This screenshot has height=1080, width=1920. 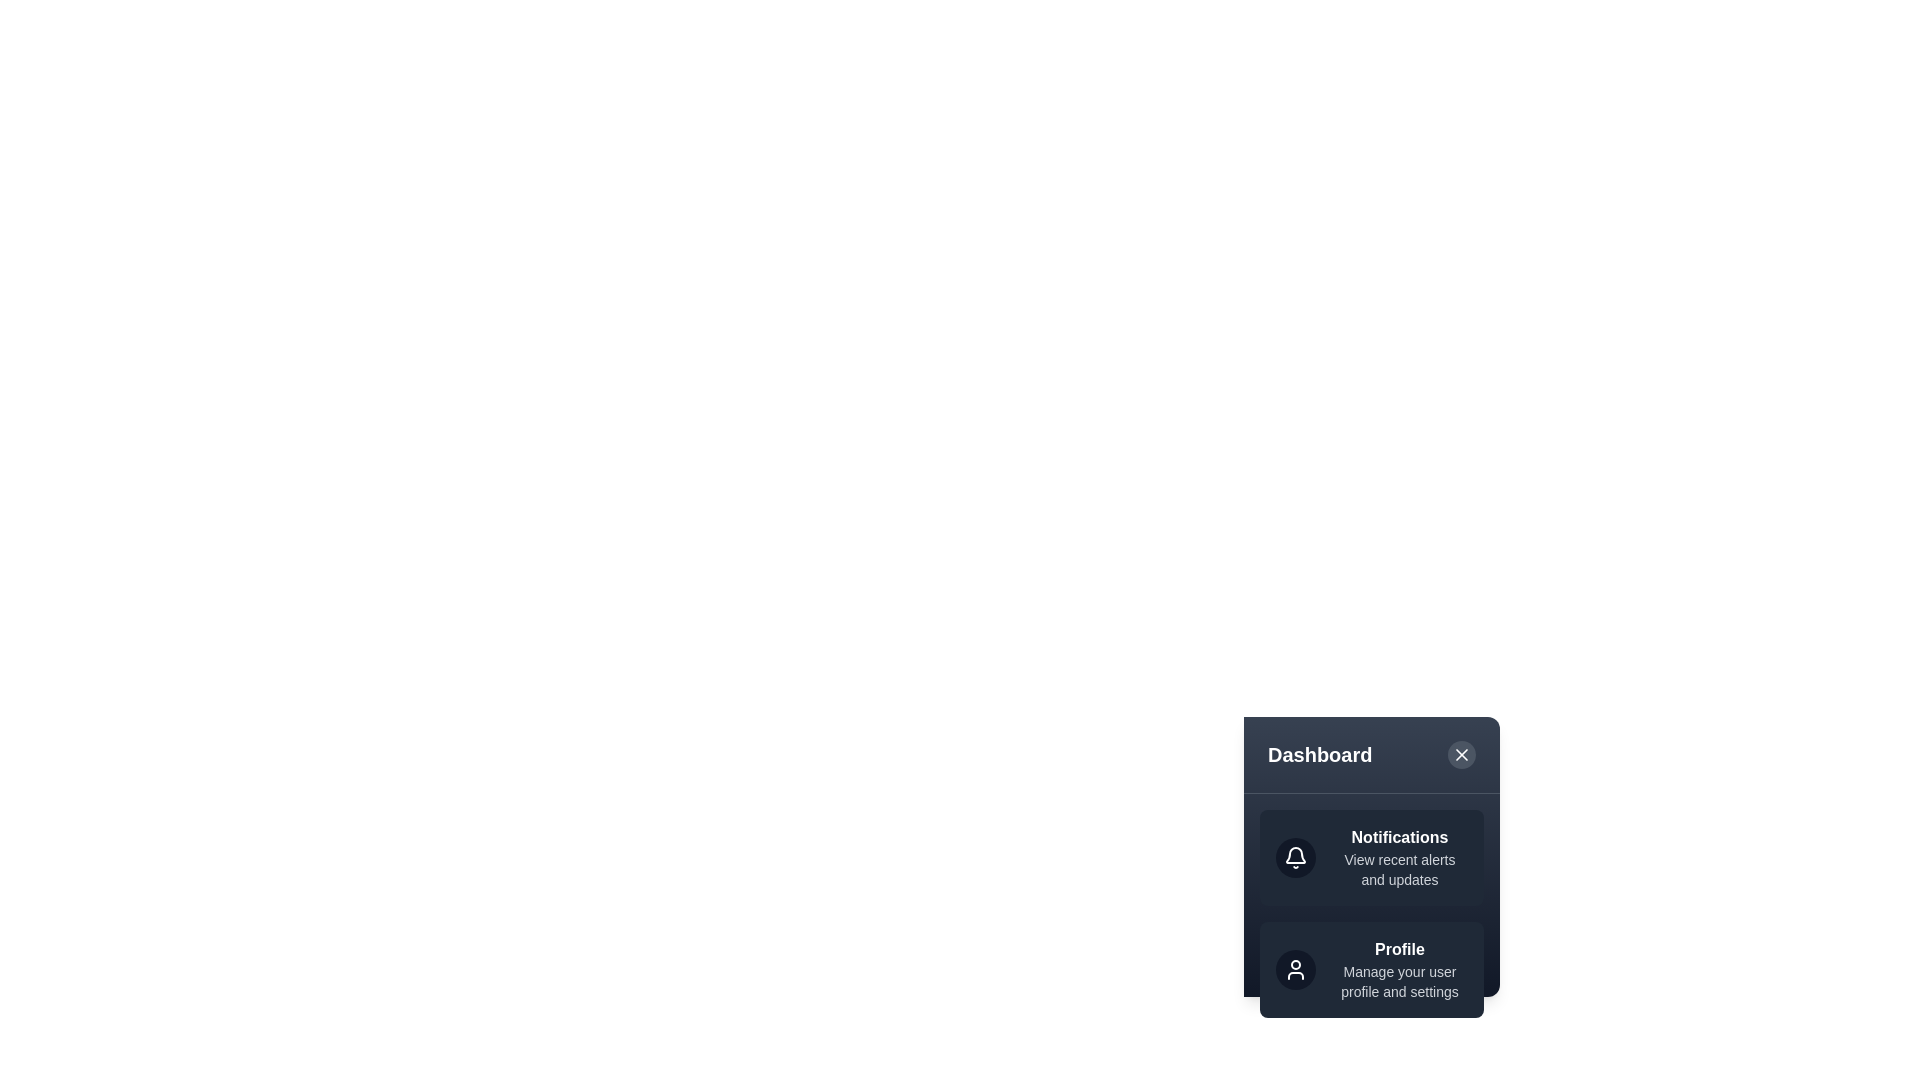 What do you see at coordinates (1462, 755) in the screenshot?
I see `the close button to toggle the menu visibility` at bounding box center [1462, 755].